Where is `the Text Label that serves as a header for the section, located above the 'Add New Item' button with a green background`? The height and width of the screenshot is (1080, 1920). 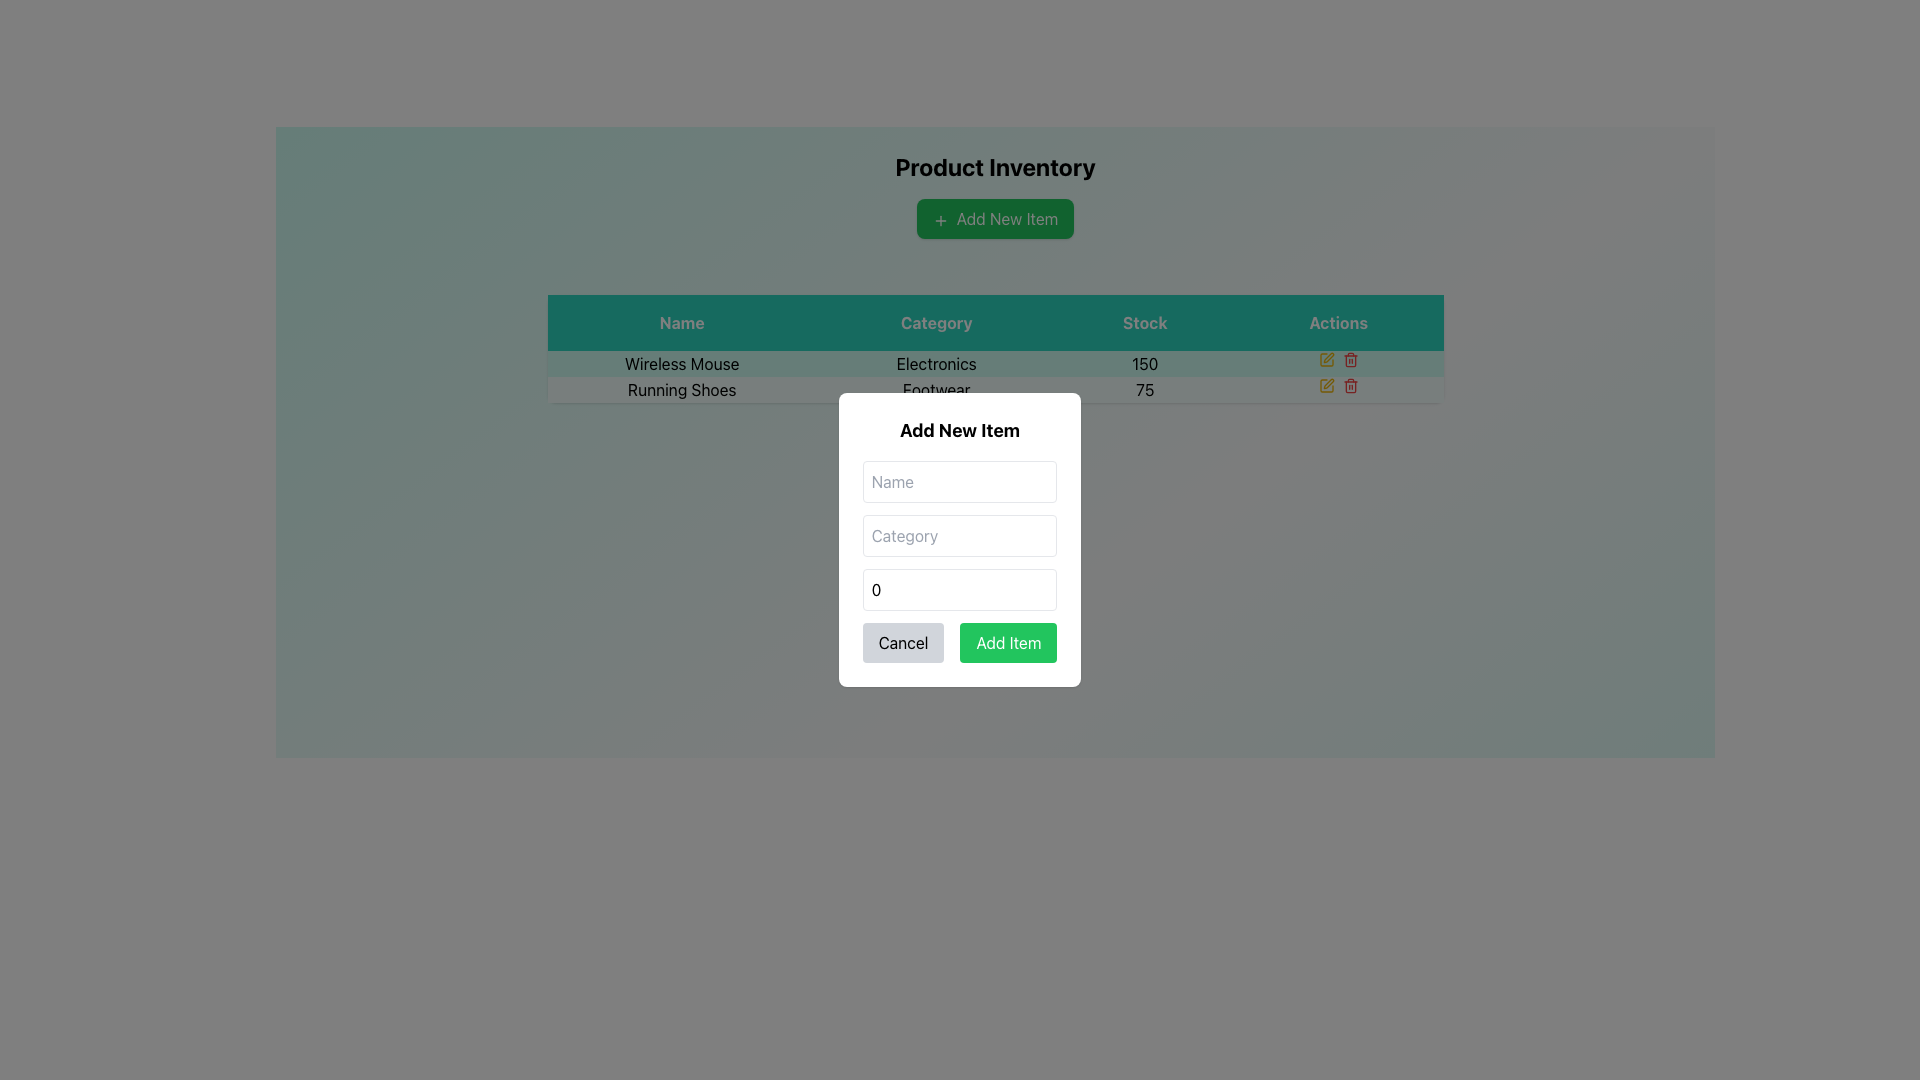 the Text Label that serves as a header for the section, located above the 'Add New Item' button with a green background is located at coordinates (995, 165).